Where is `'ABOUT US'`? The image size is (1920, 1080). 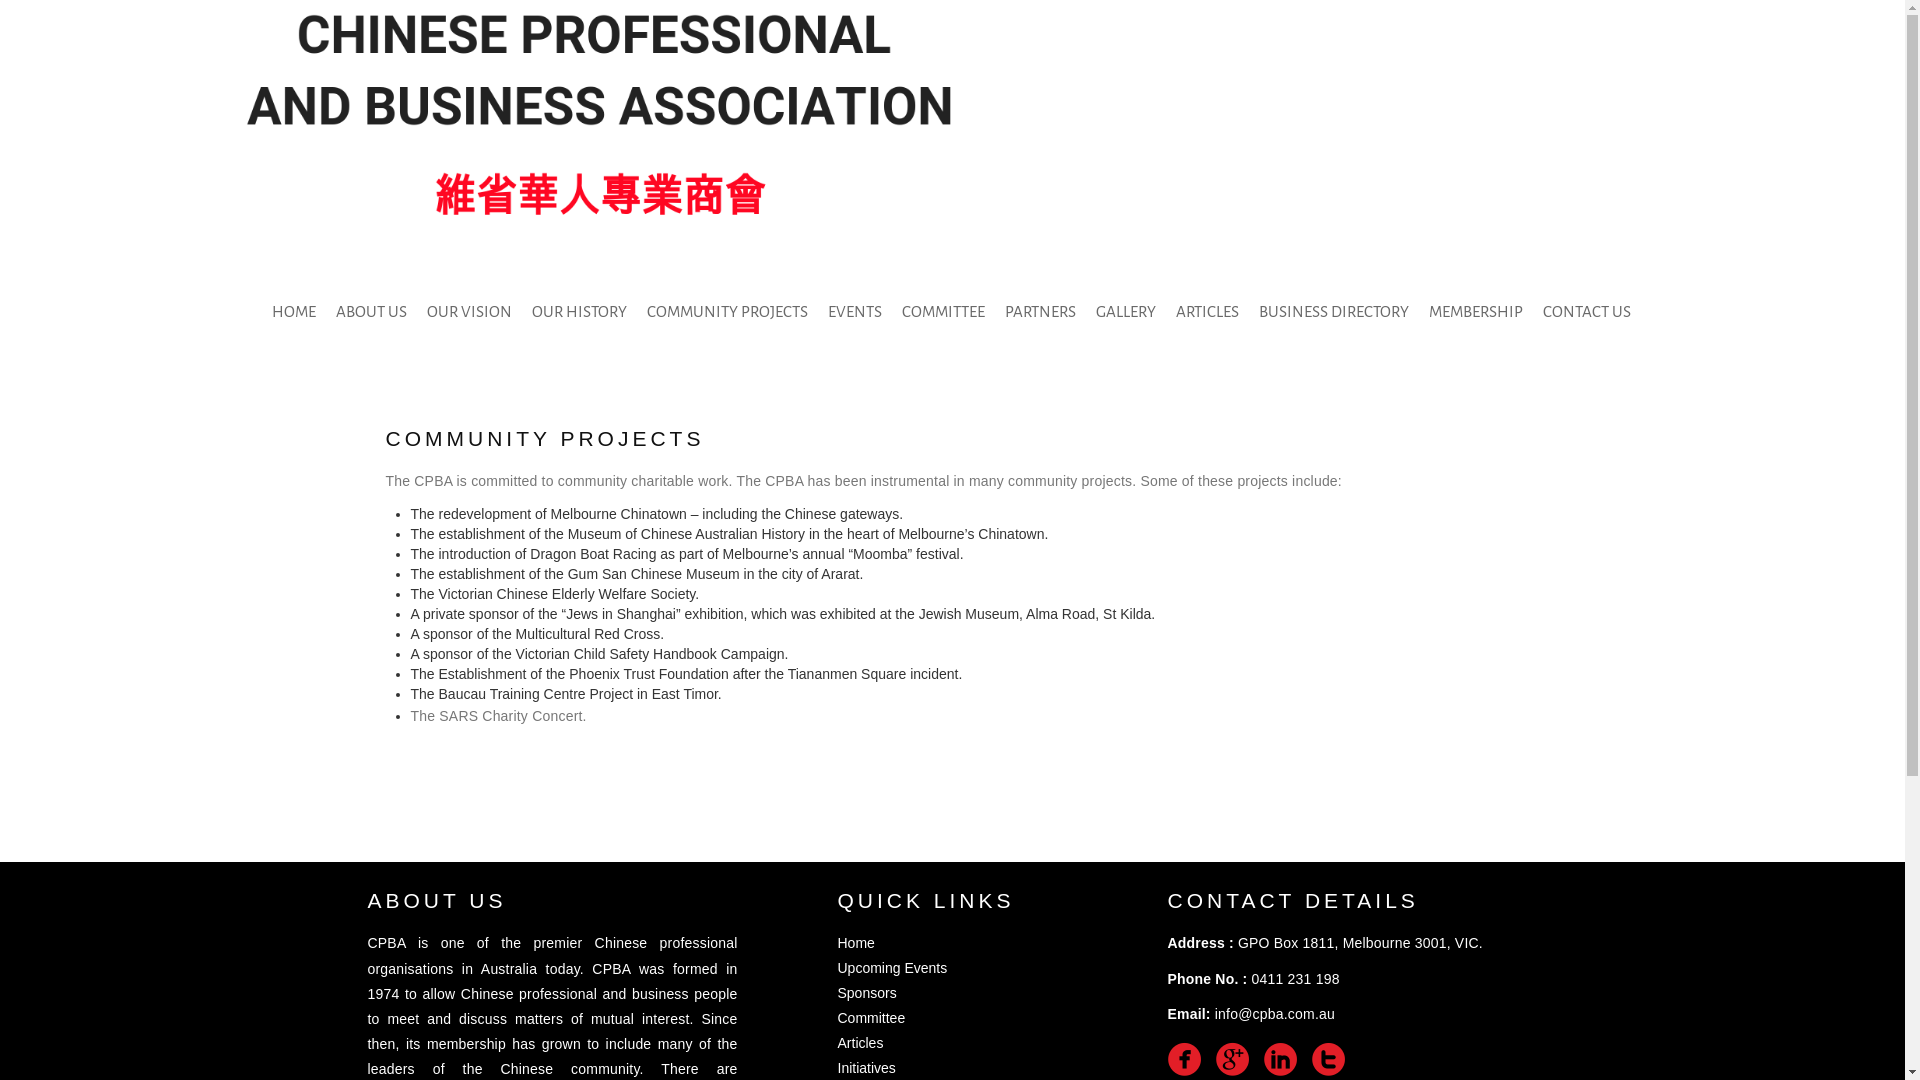
'ABOUT US' is located at coordinates (326, 312).